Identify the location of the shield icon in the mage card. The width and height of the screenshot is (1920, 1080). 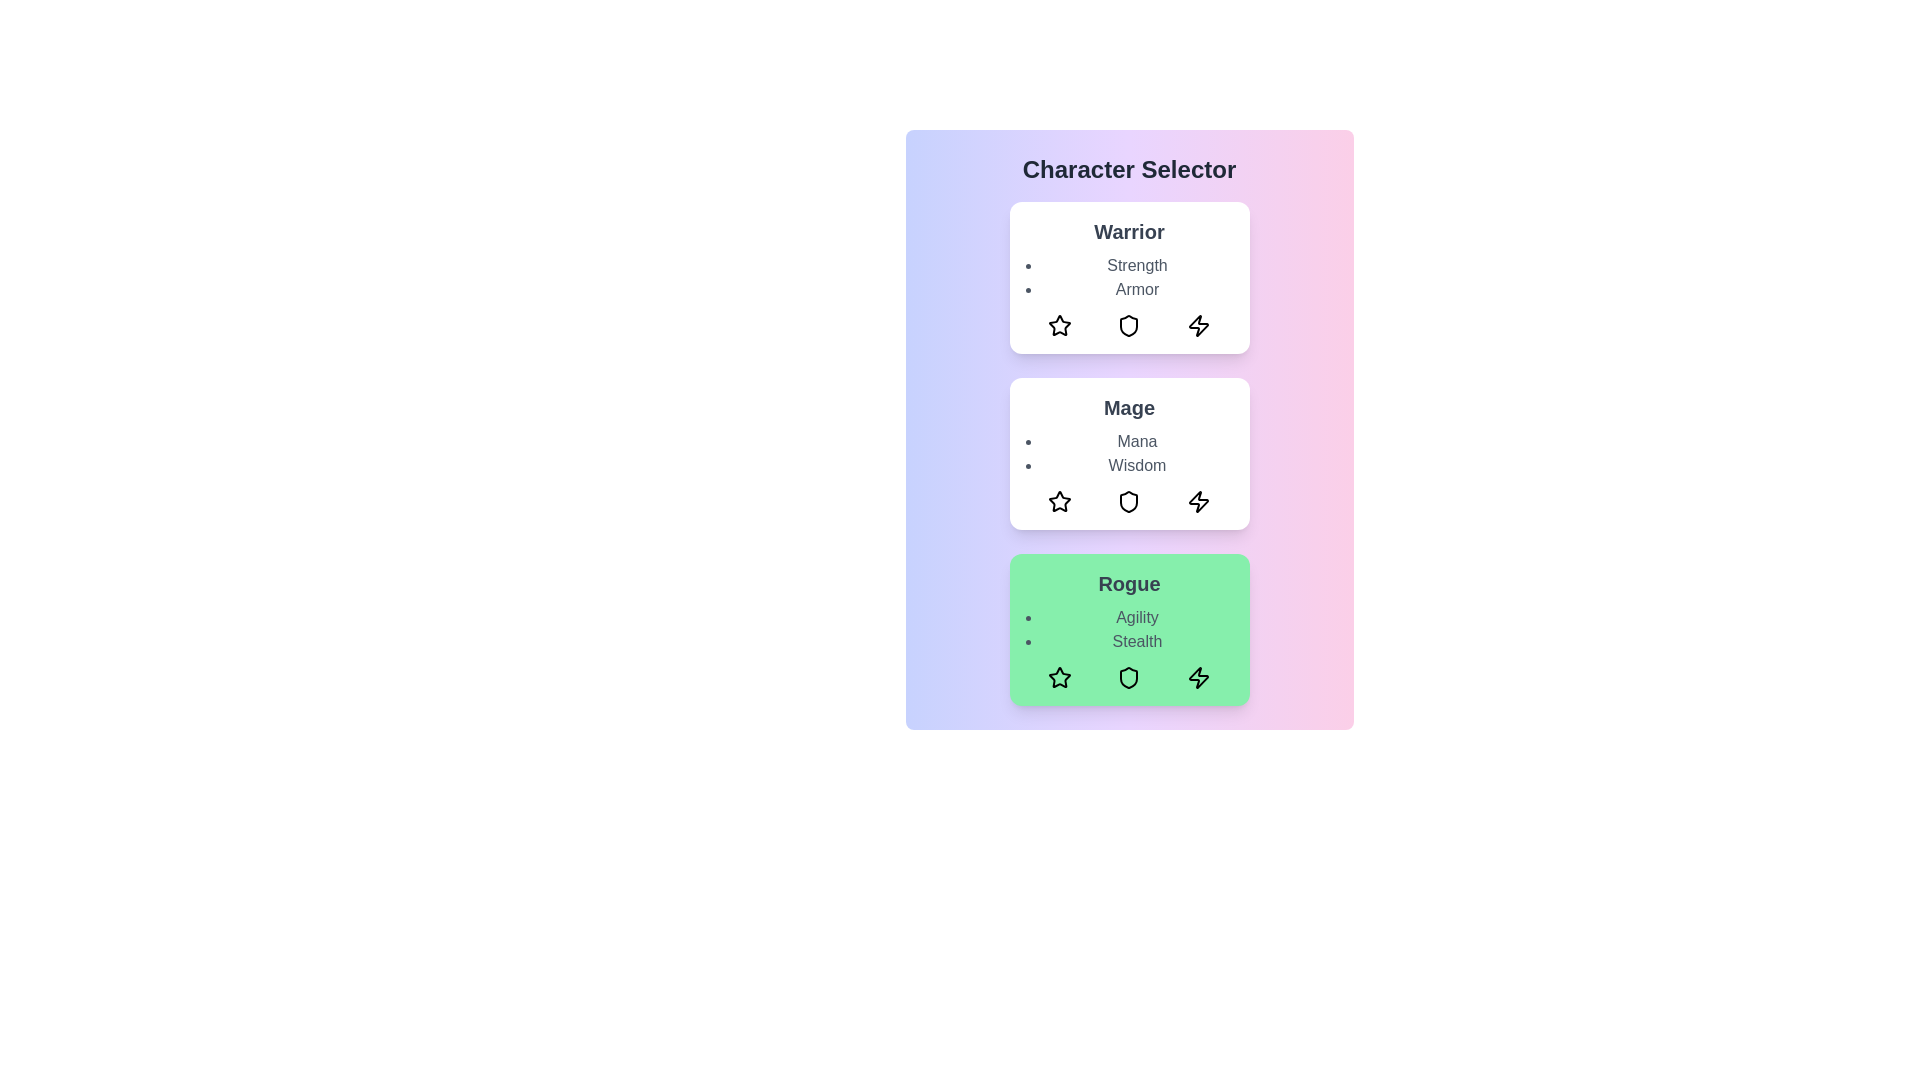
(1129, 500).